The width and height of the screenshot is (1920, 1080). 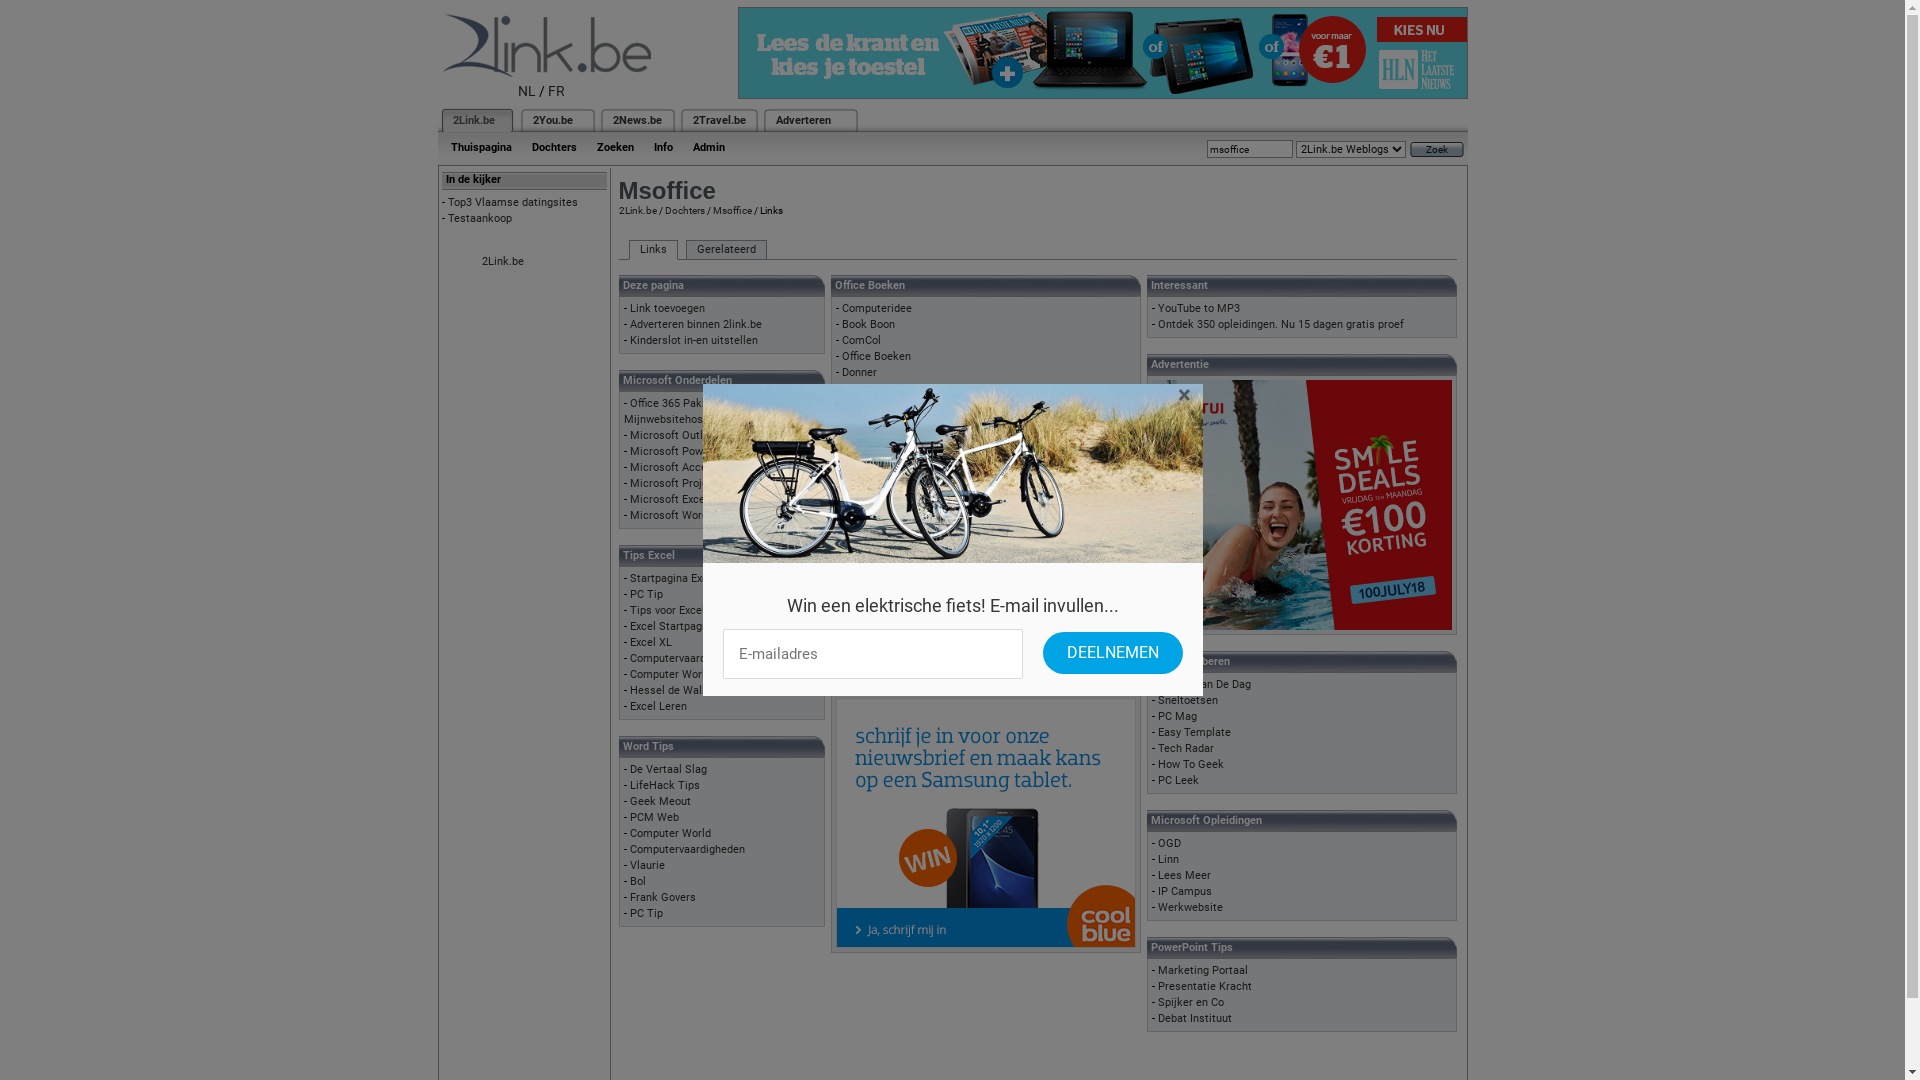 I want to click on 'Computer World', so click(x=670, y=833).